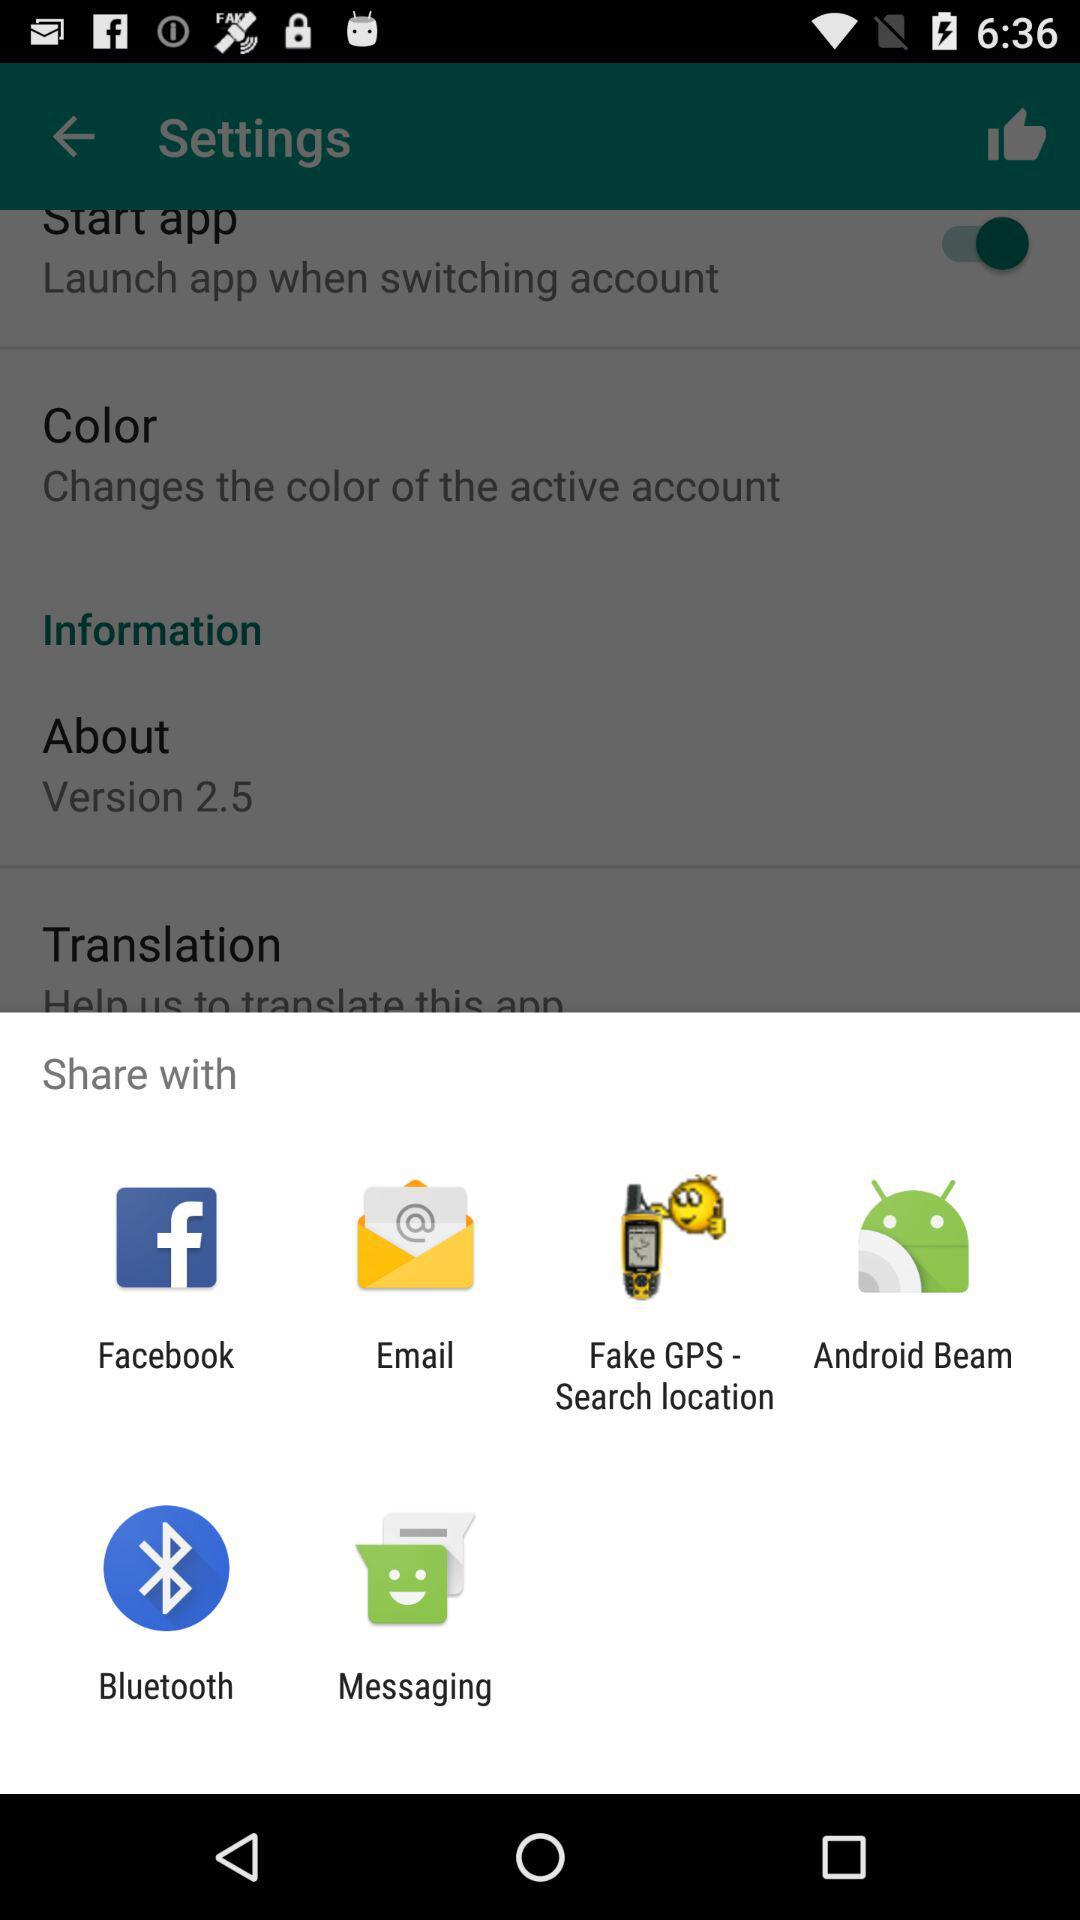 The height and width of the screenshot is (1920, 1080). What do you see at coordinates (165, 1374) in the screenshot?
I see `the app next to the email item` at bounding box center [165, 1374].